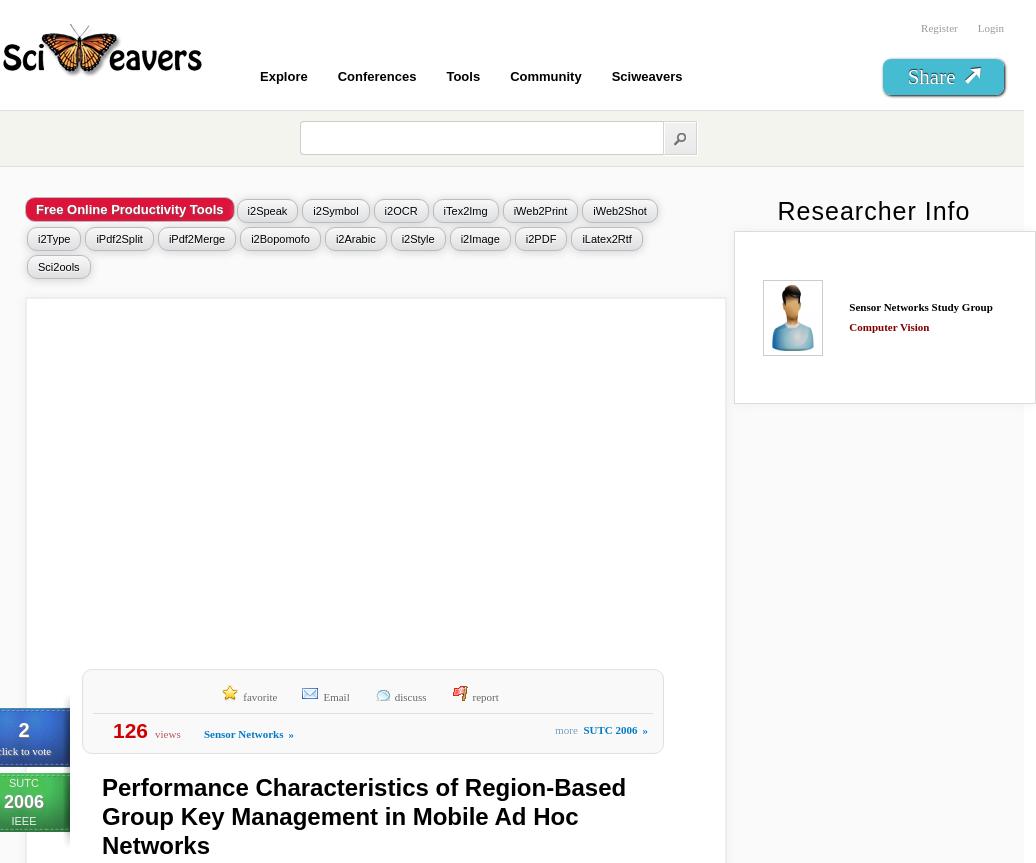 The width and height of the screenshot is (1036, 863). What do you see at coordinates (335, 696) in the screenshot?
I see `'Email'` at bounding box center [335, 696].